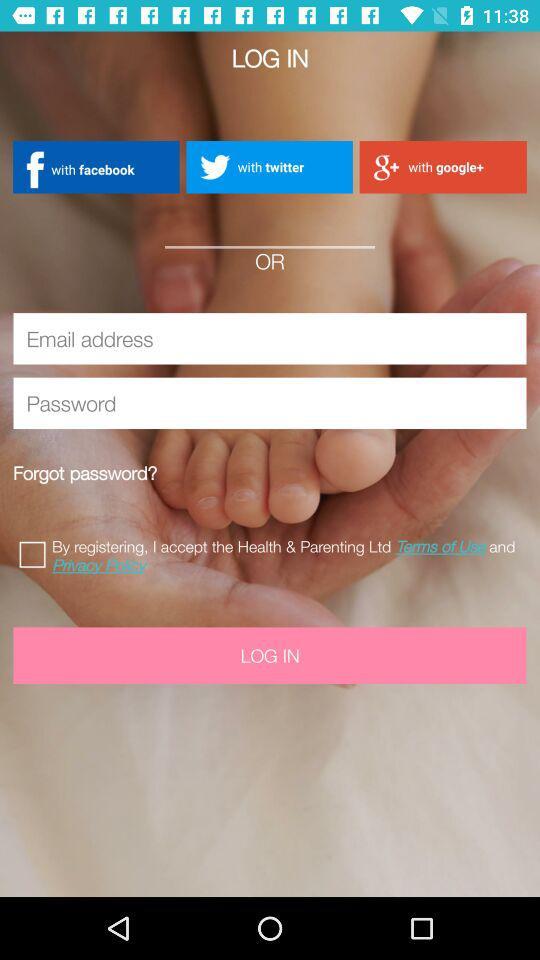 Image resolution: width=540 pixels, height=960 pixels. What do you see at coordinates (270, 402) in the screenshot?
I see `password input field` at bounding box center [270, 402].